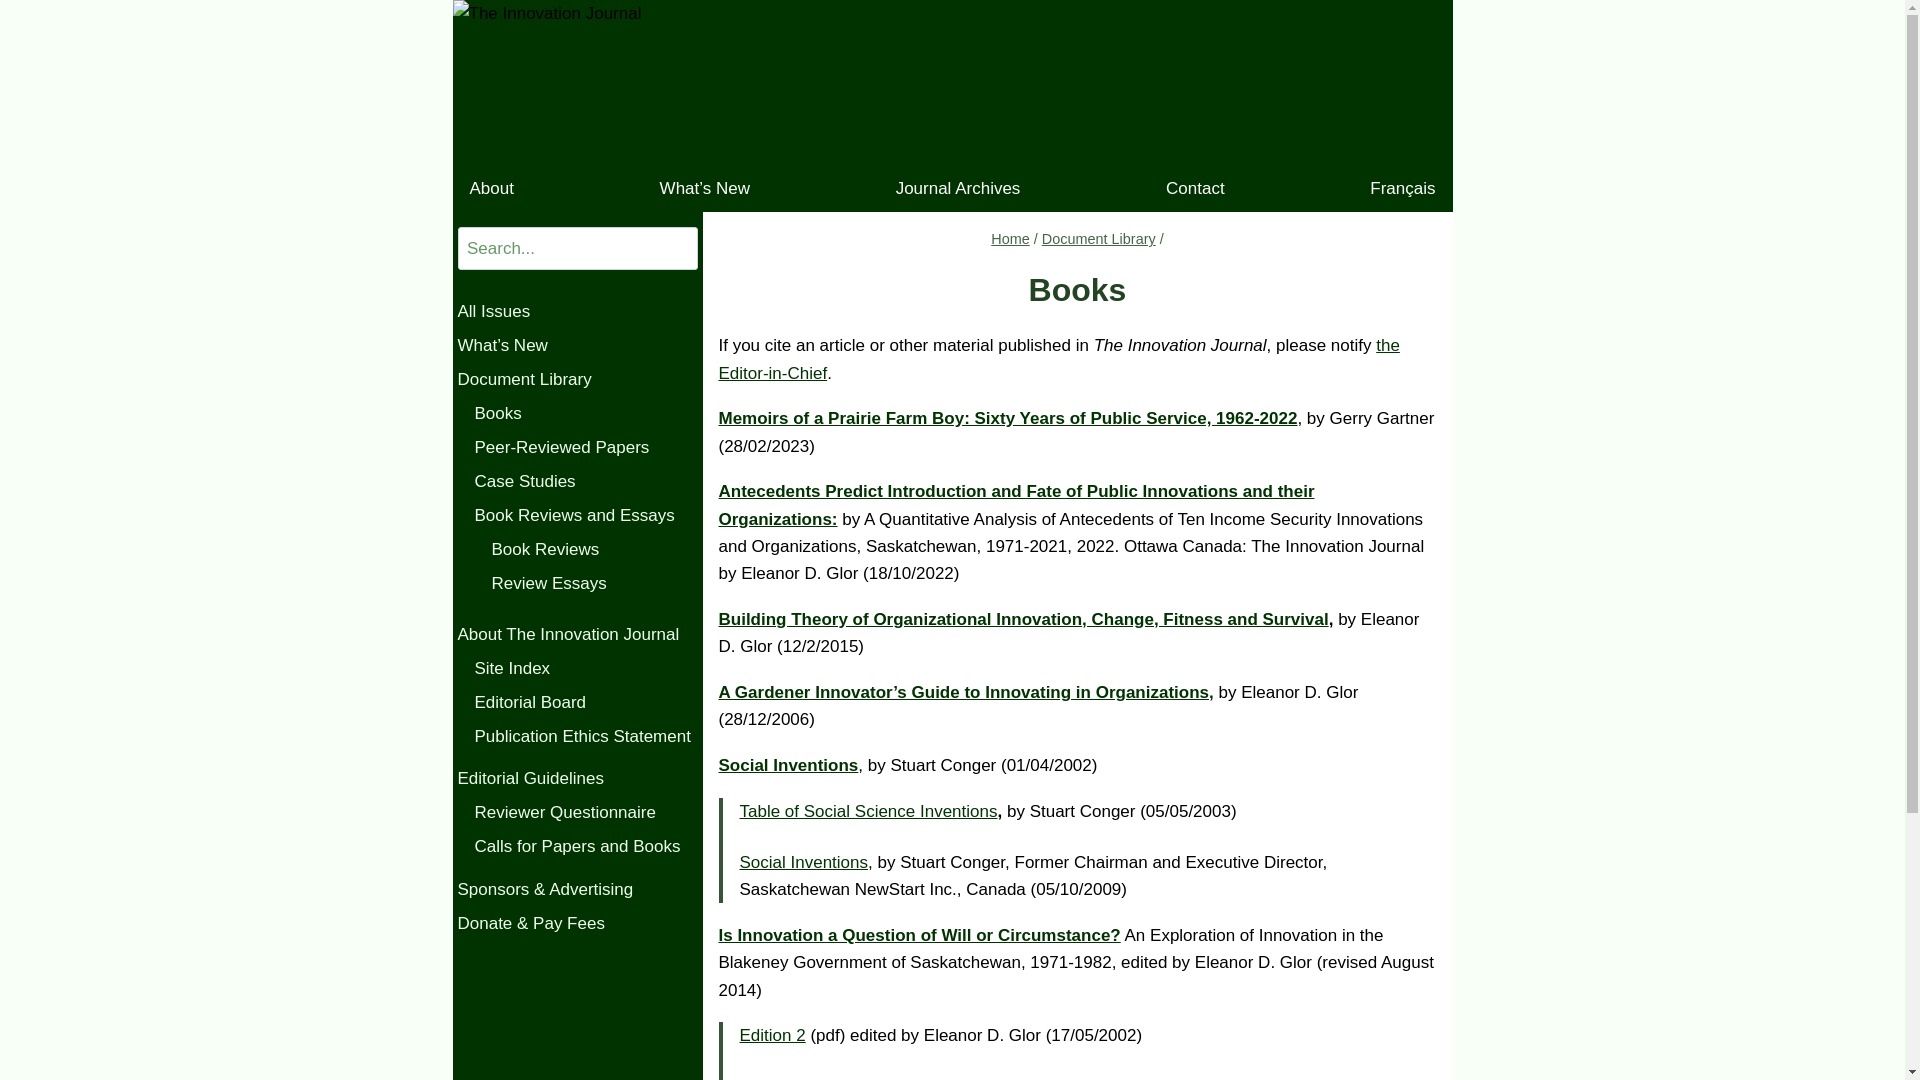 This screenshot has width=1920, height=1080. I want to click on 'Publication Ethics Statement', so click(584, 736).